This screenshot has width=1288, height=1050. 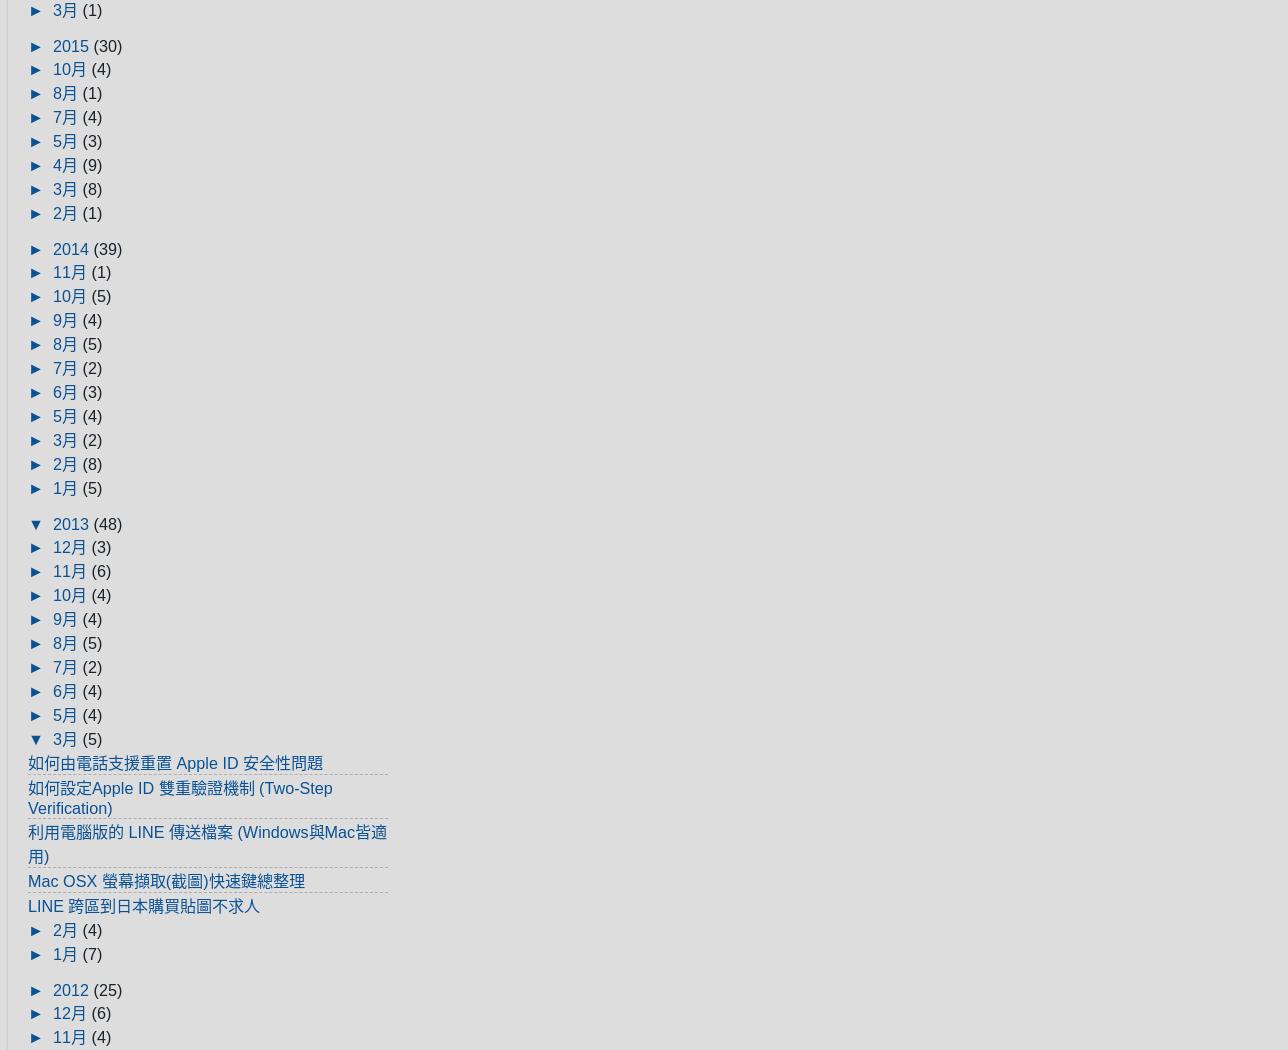 What do you see at coordinates (73, 990) in the screenshot?
I see `'2012'` at bounding box center [73, 990].